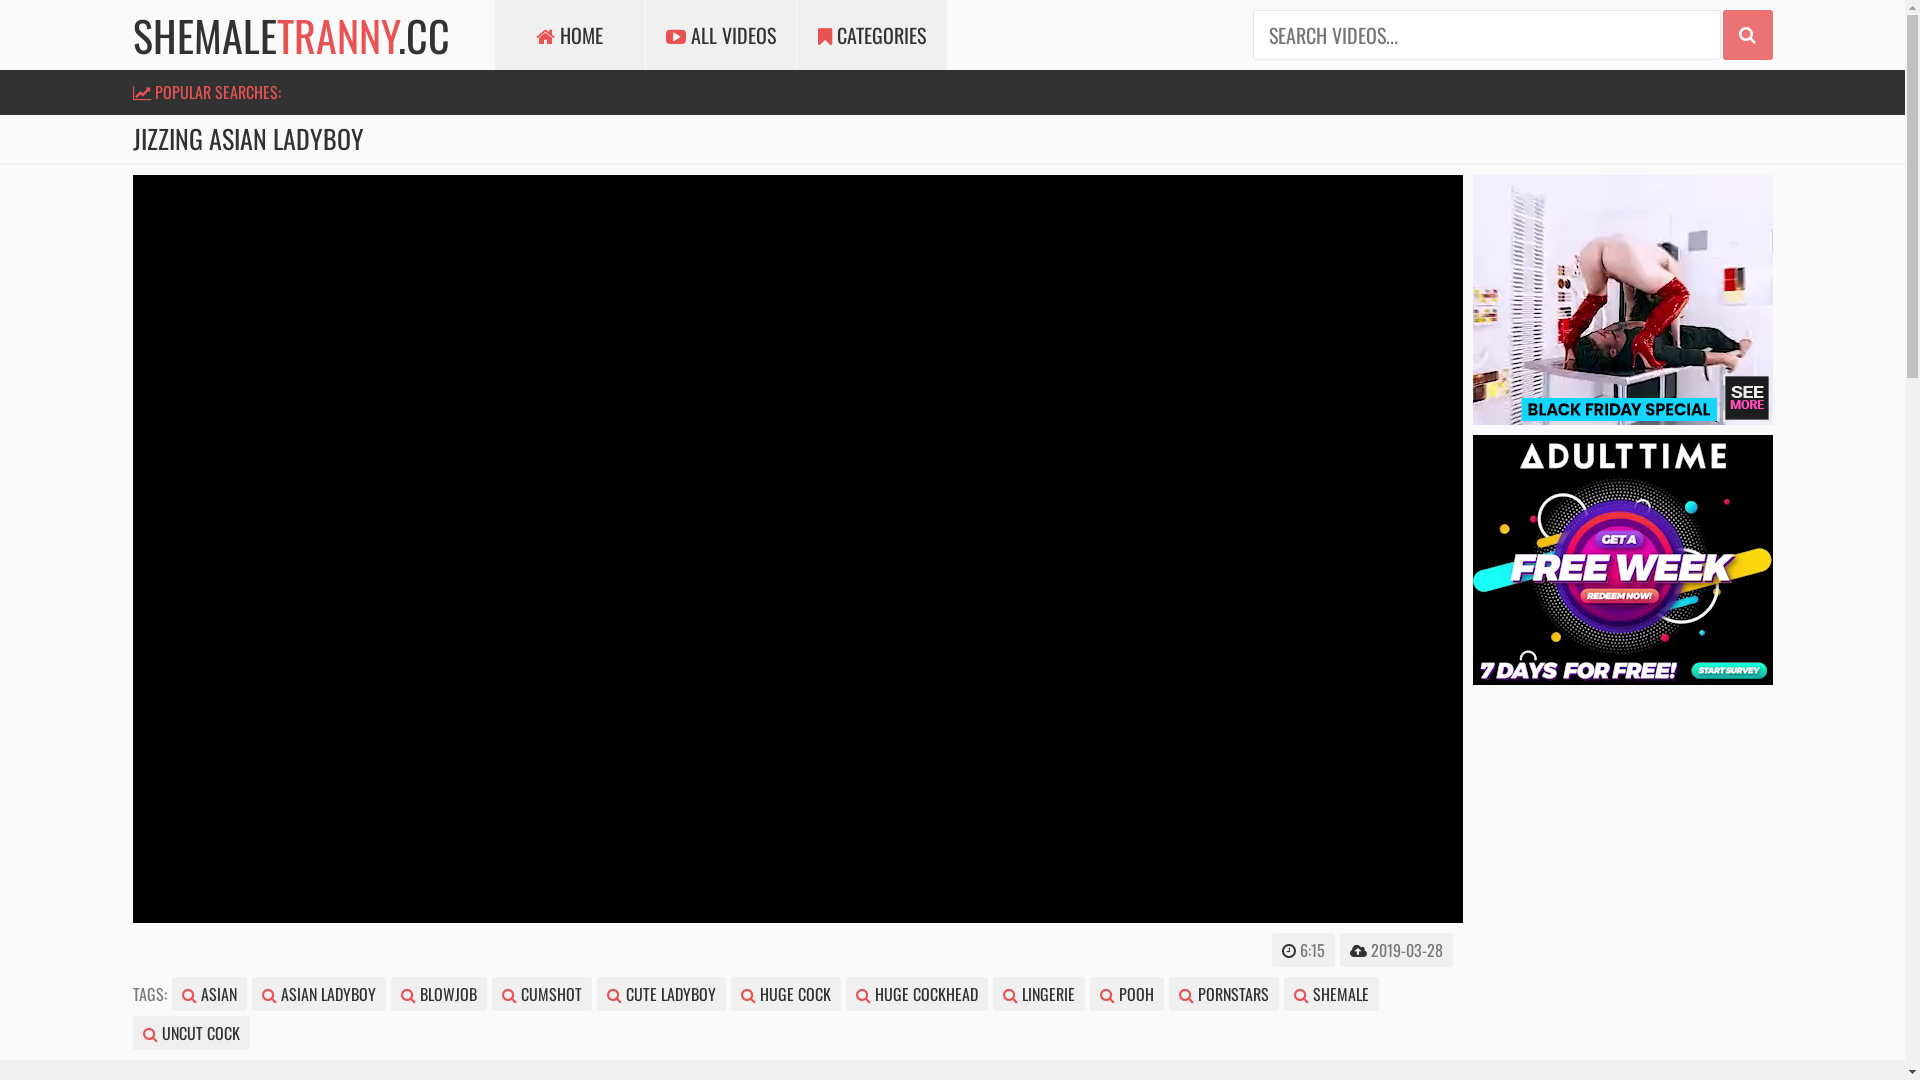 This screenshot has height=1080, width=1920. Describe the element at coordinates (389, 994) in the screenshot. I see `'BLOWJOB'` at that location.